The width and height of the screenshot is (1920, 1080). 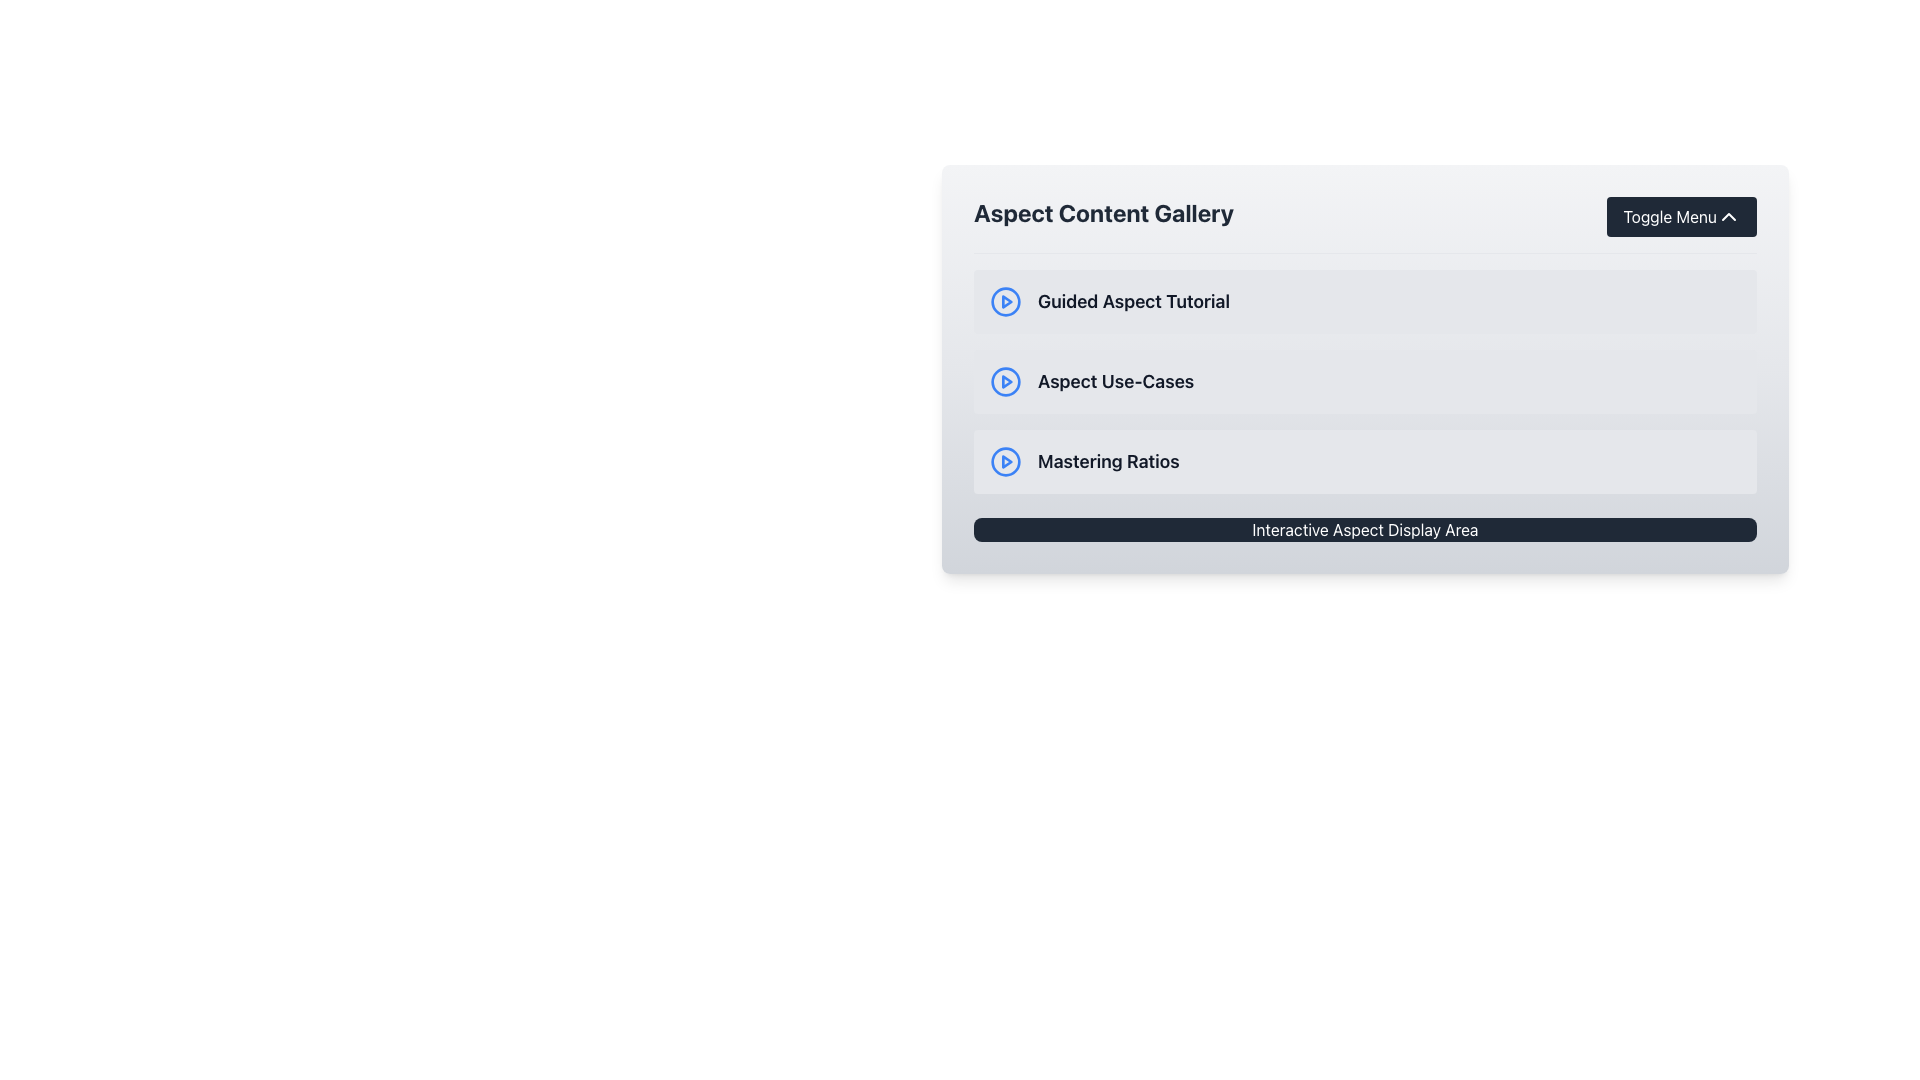 I want to click on text label 'Mastering Ratios' which is styled in bold with dark color against a light background, located in the third row of a list, to the right of a circular play icon, so click(x=1107, y=462).